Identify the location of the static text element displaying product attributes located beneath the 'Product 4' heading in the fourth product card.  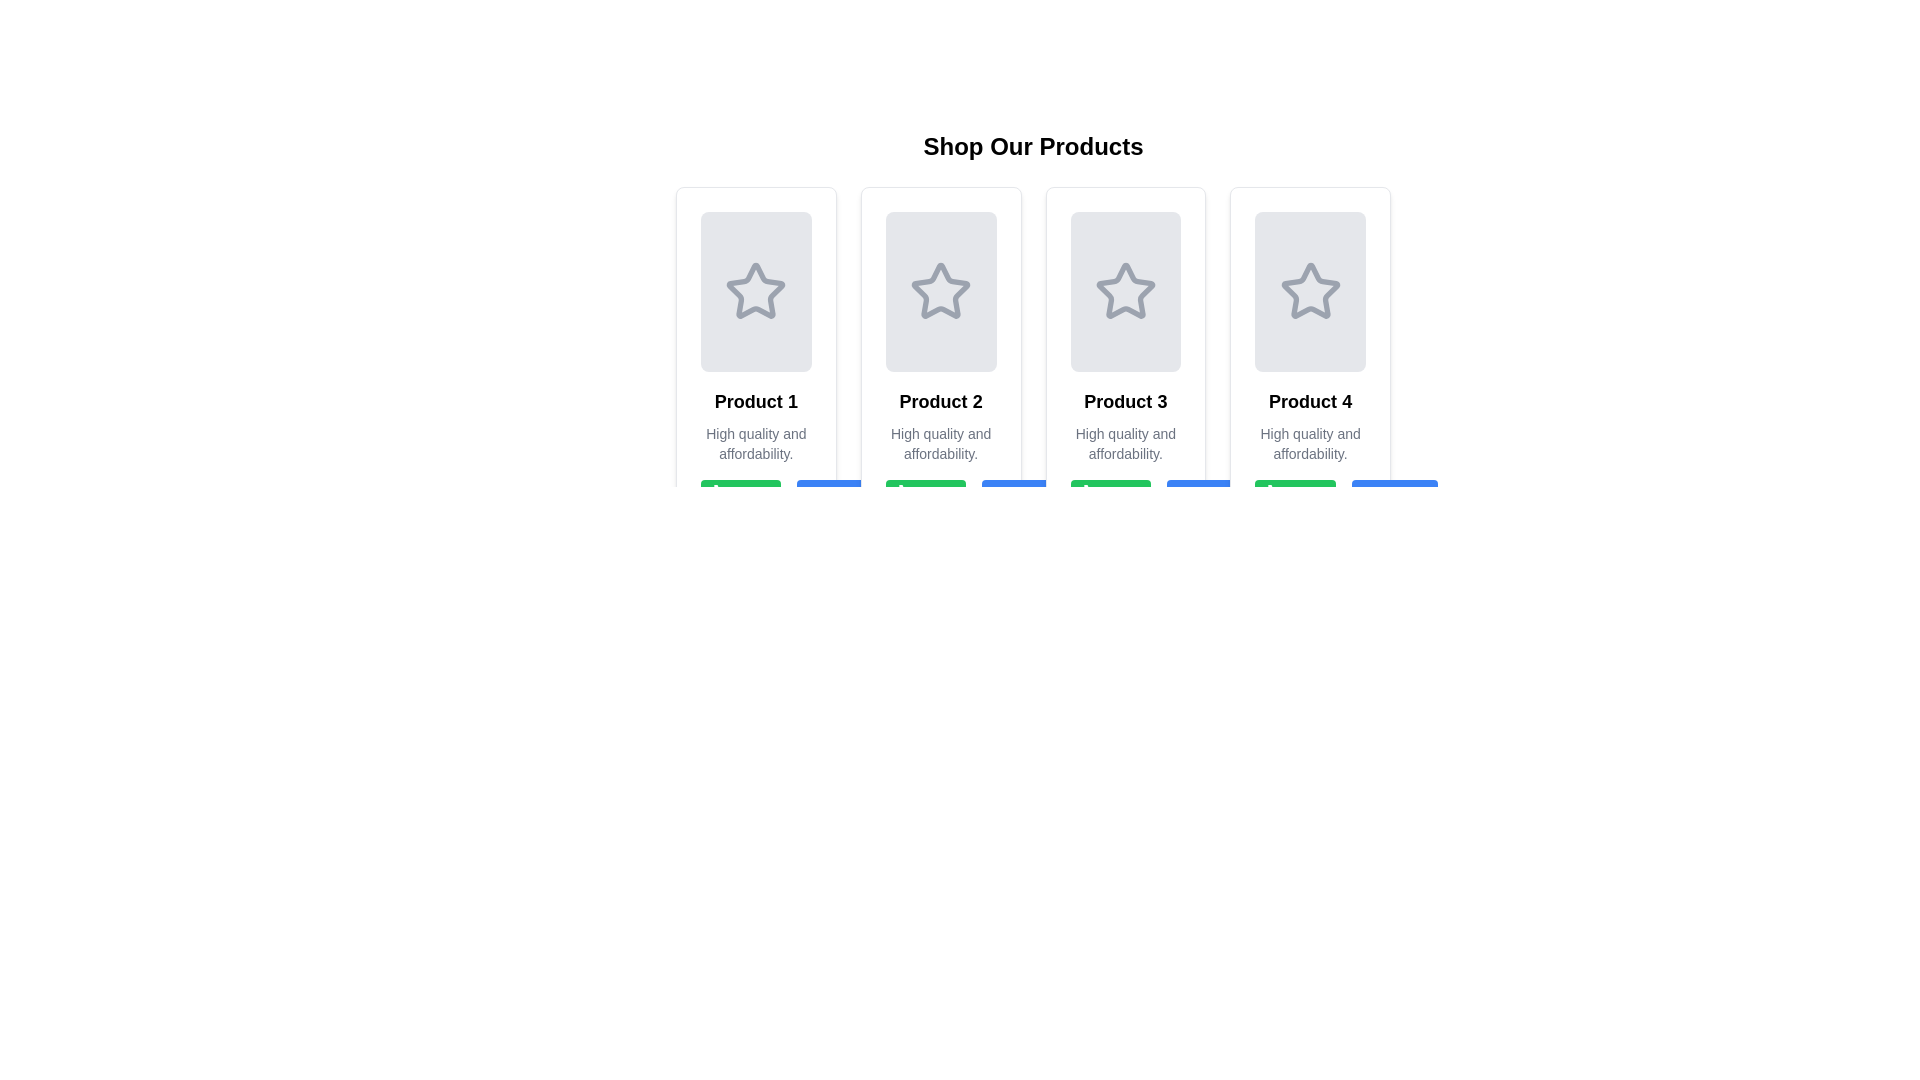
(1310, 442).